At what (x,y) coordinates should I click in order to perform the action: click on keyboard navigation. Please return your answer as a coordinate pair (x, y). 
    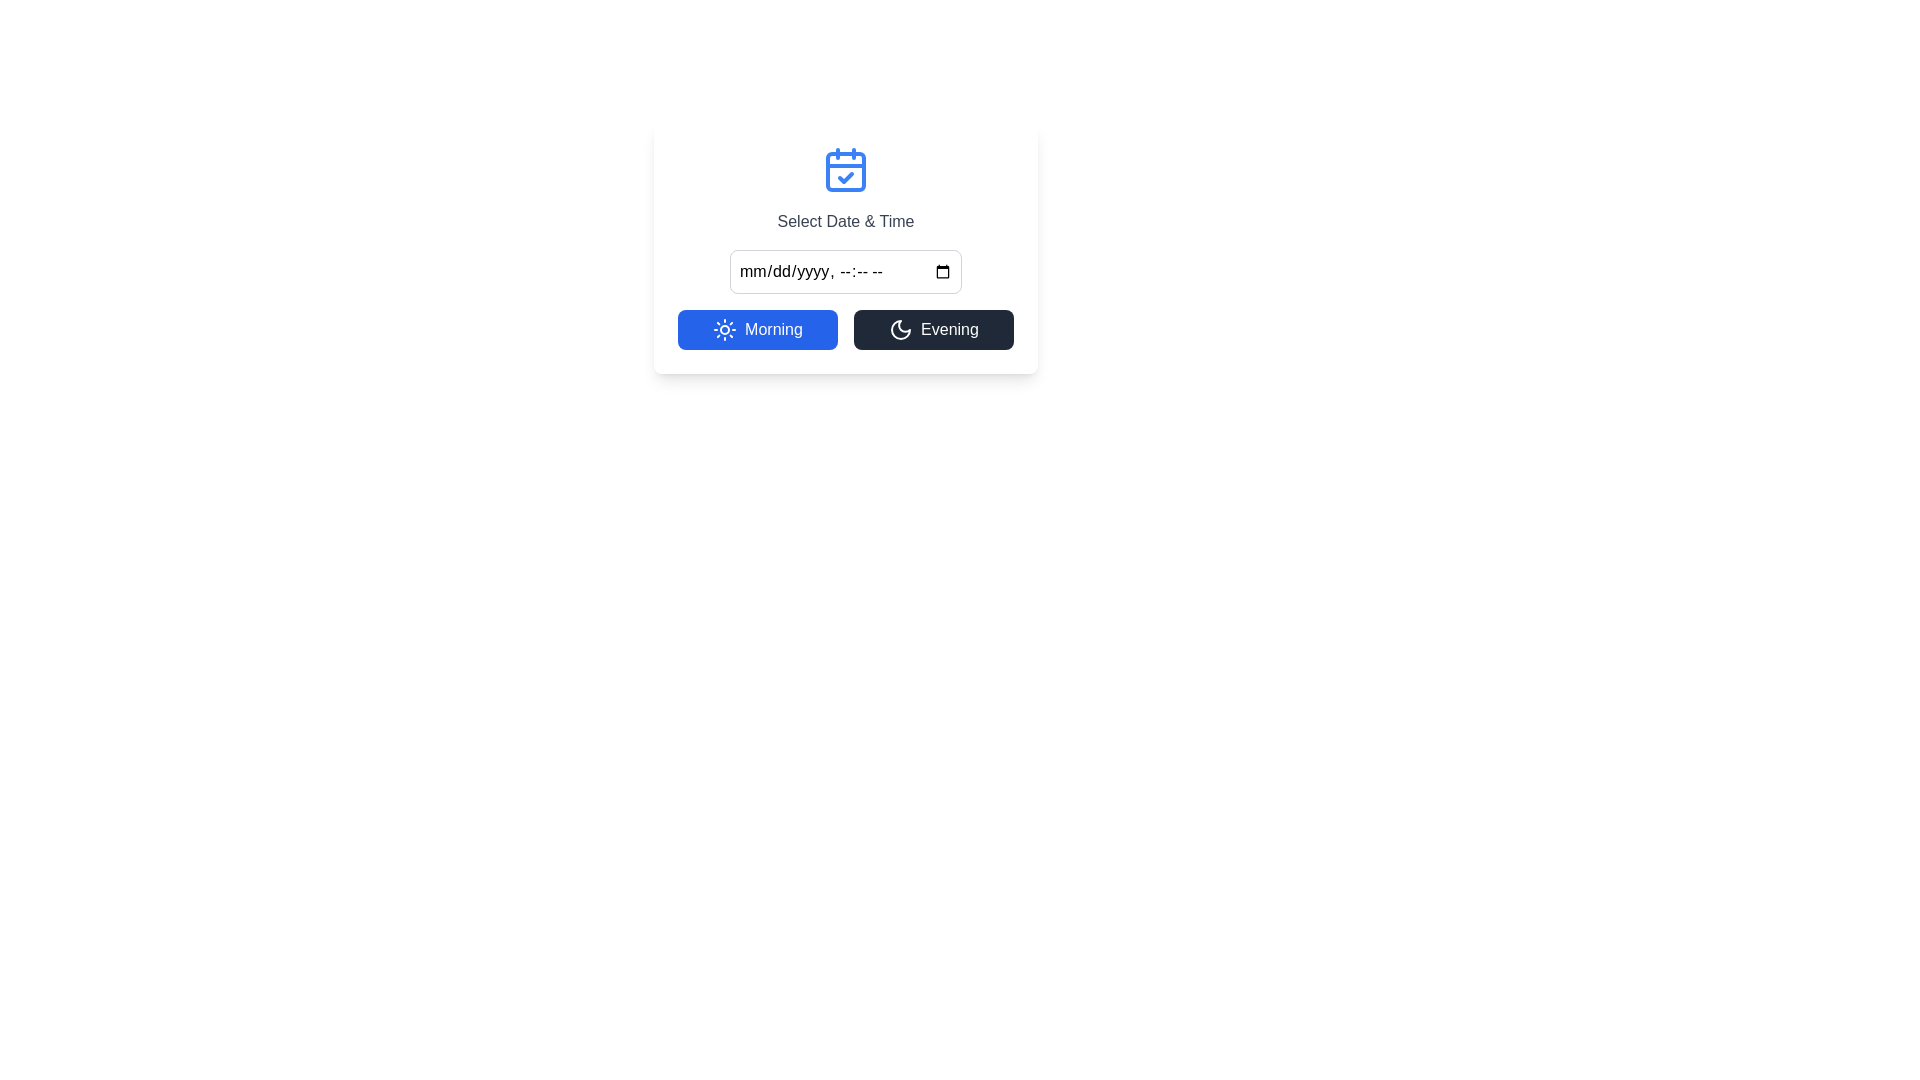
    Looking at the image, I should click on (845, 272).